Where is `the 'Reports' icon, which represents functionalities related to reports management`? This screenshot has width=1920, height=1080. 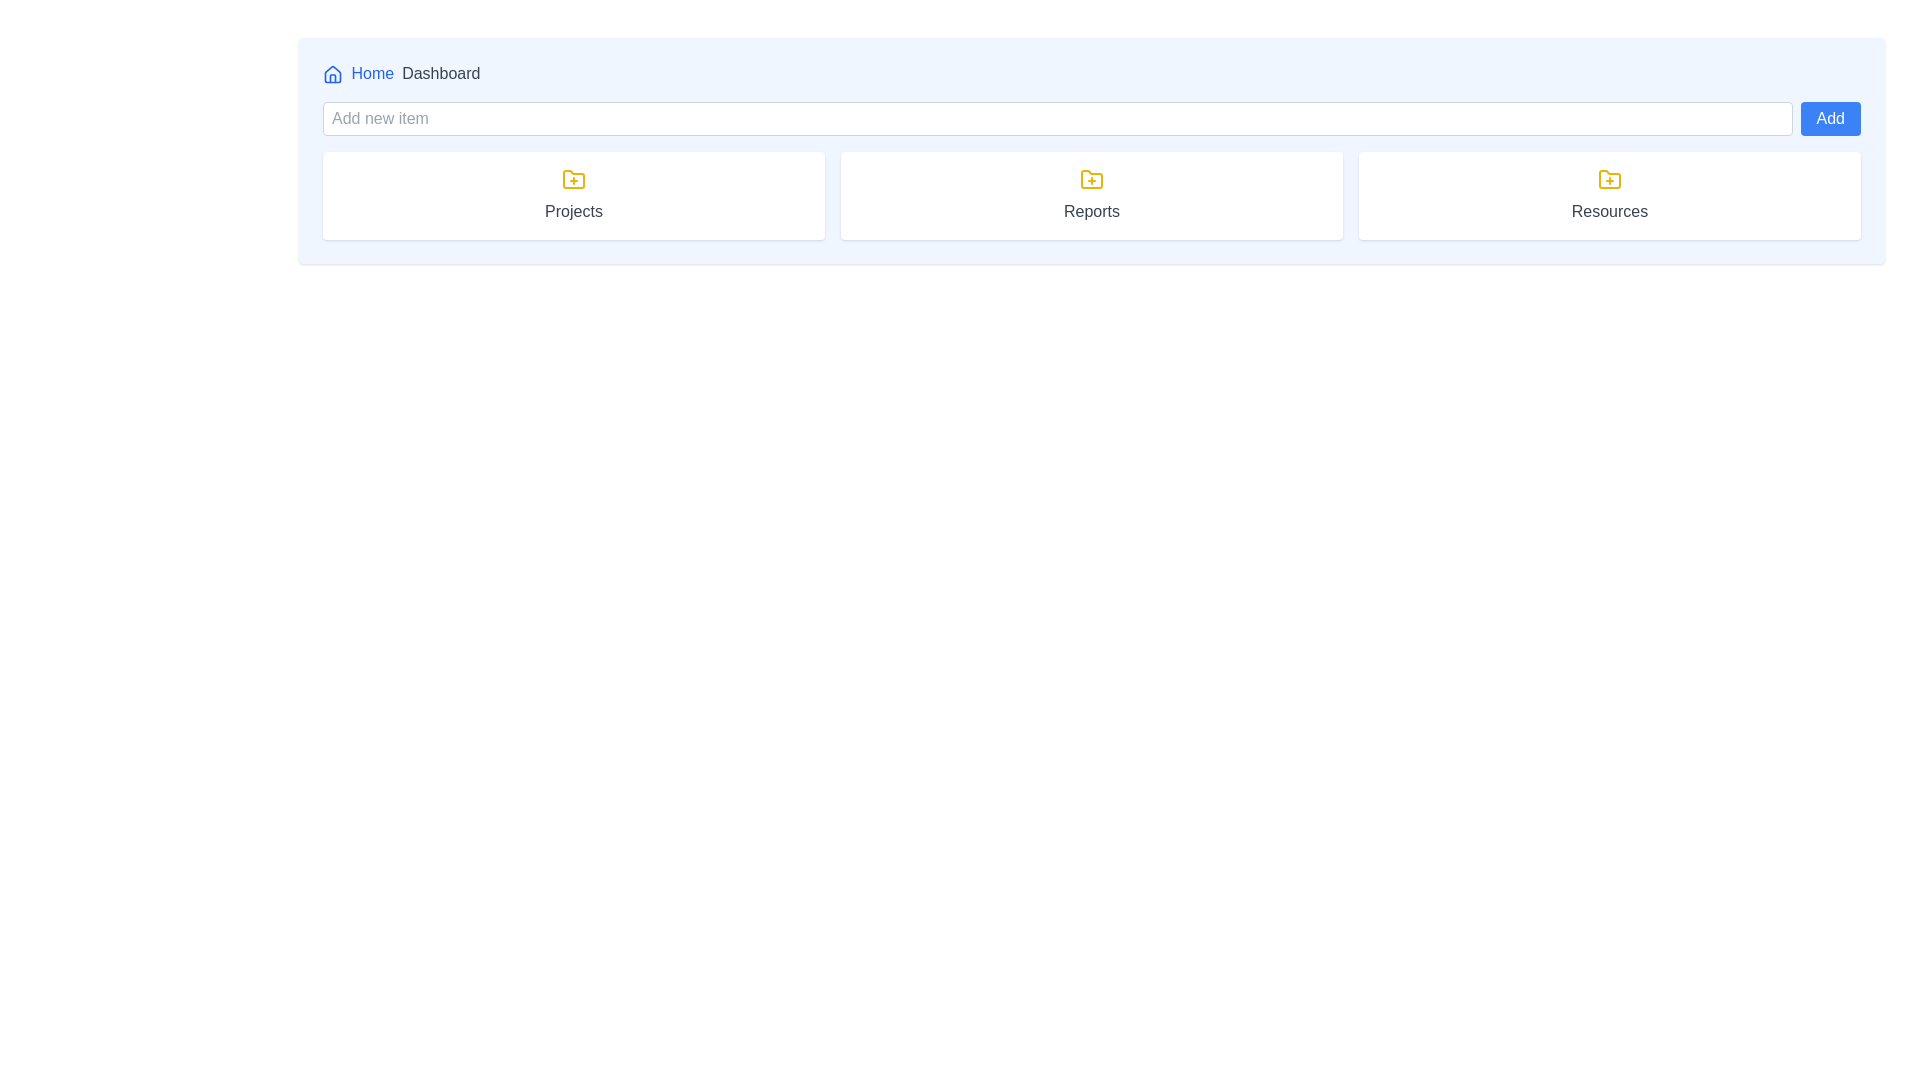
the 'Reports' icon, which represents functionalities related to reports management is located at coordinates (1090, 178).